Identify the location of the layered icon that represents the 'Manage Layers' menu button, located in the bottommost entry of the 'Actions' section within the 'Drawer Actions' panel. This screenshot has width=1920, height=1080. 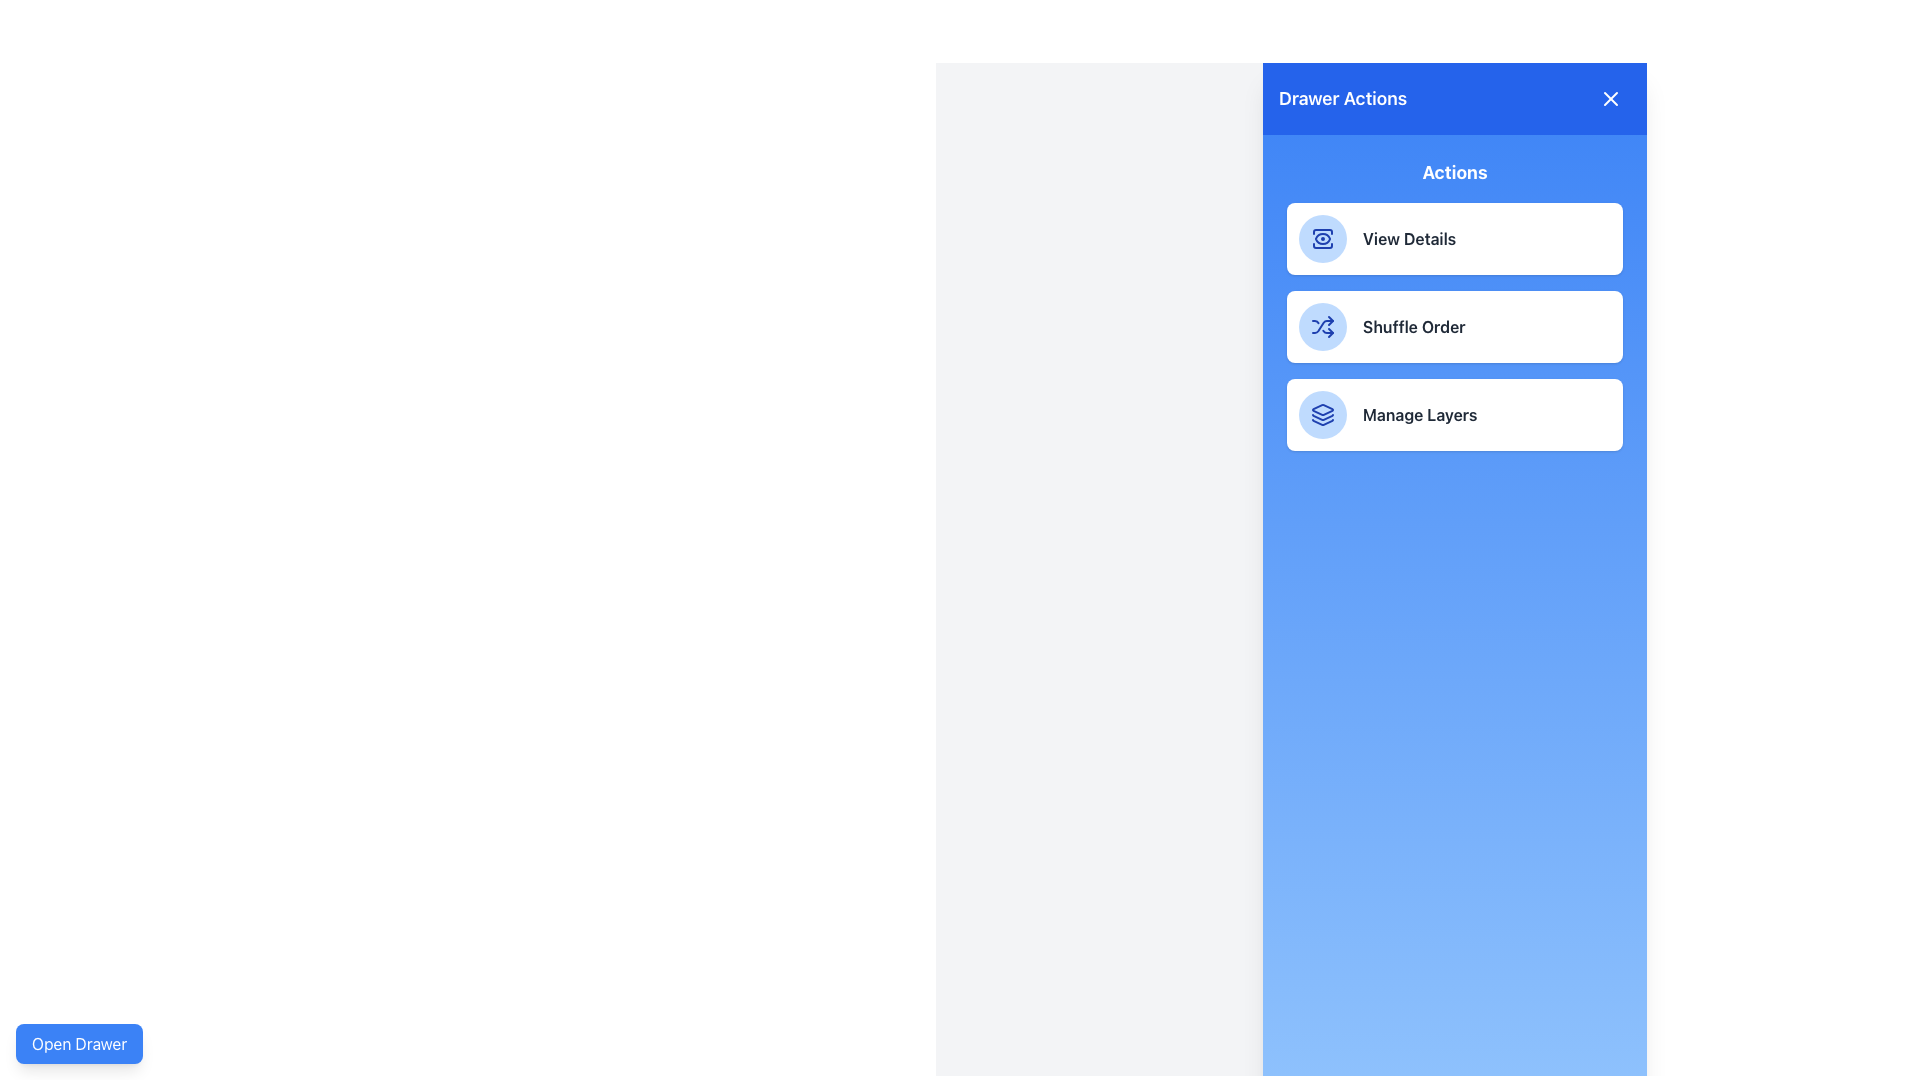
(1323, 414).